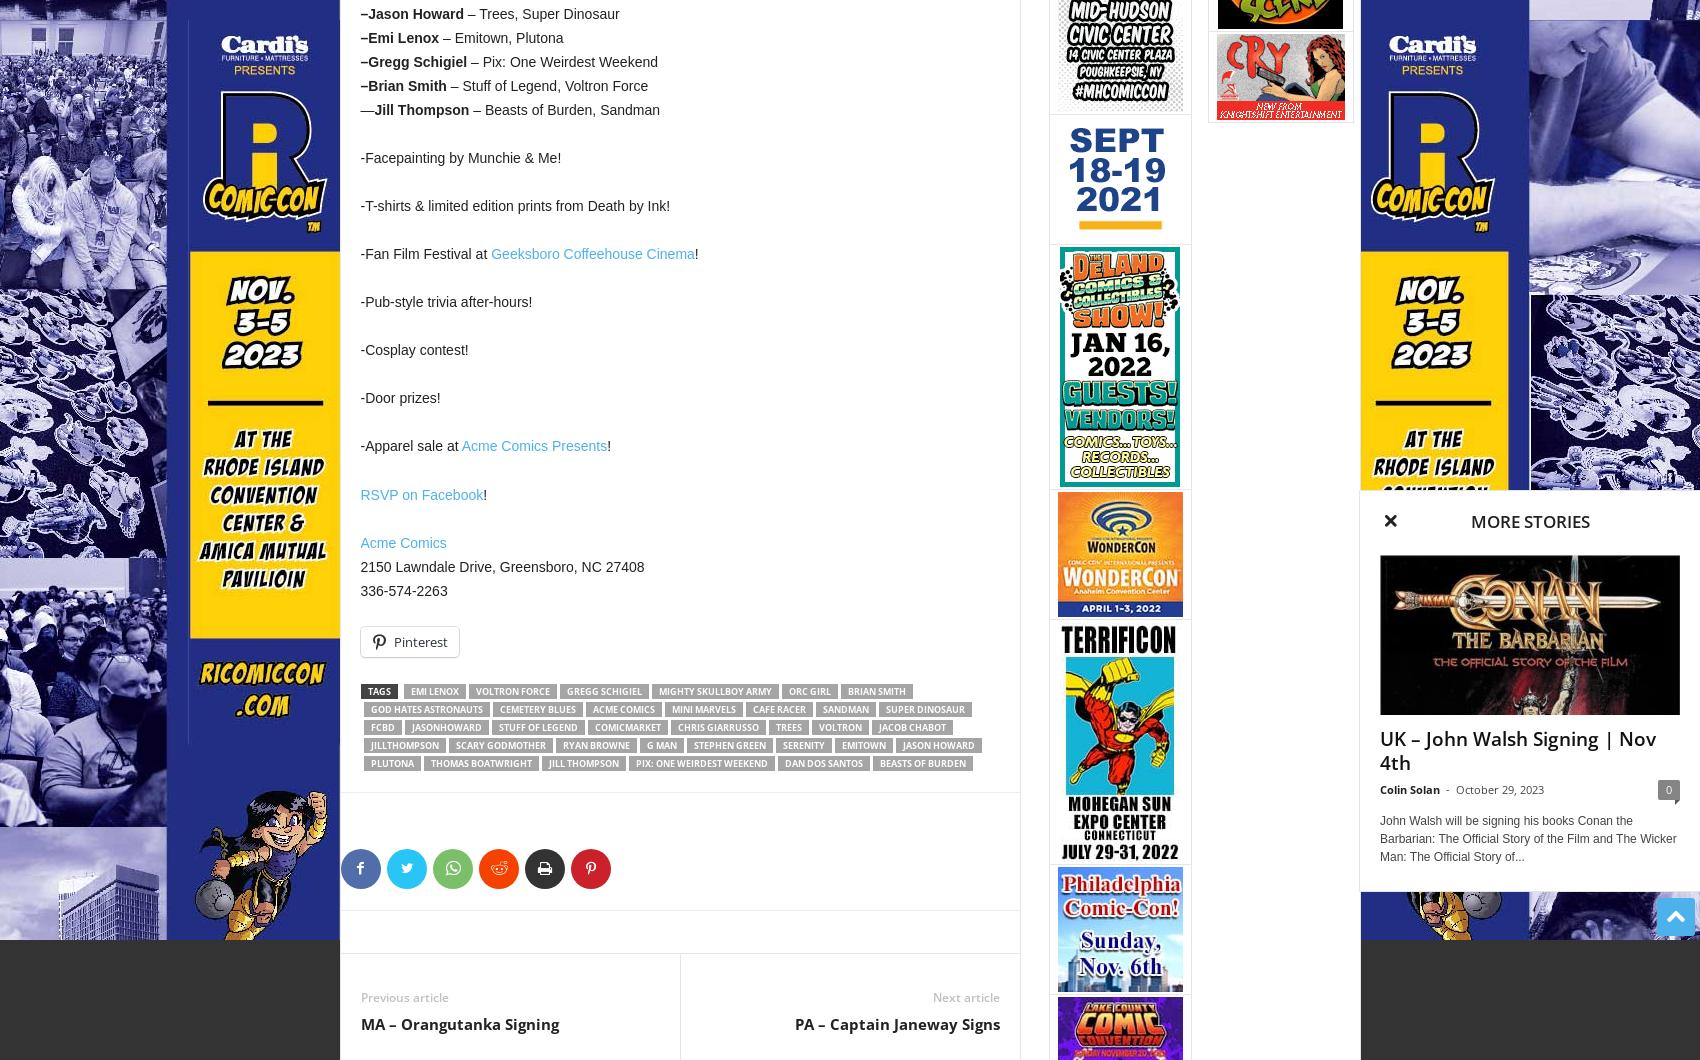 The height and width of the screenshot is (1060, 1700). I want to click on 'Jason Howard', so click(902, 743).